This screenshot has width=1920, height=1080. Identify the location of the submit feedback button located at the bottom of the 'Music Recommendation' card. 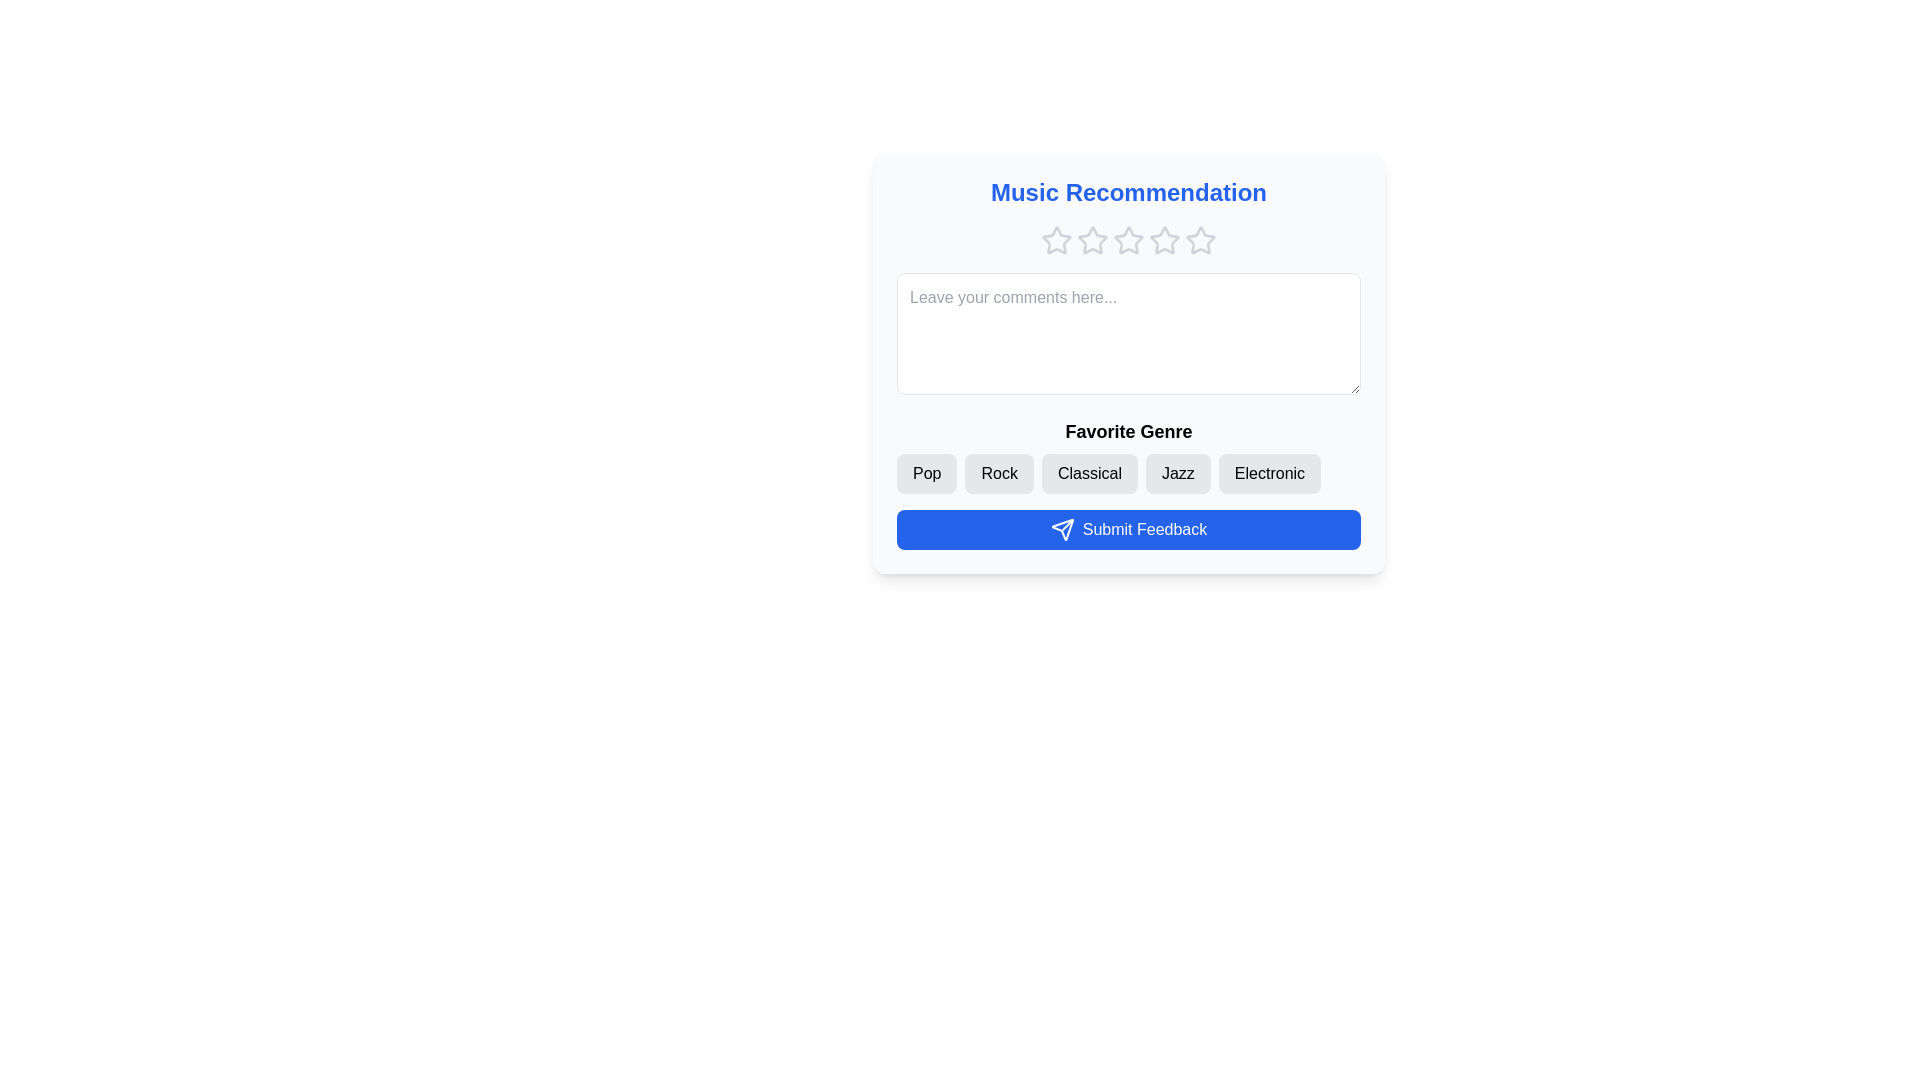
(1128, 528).